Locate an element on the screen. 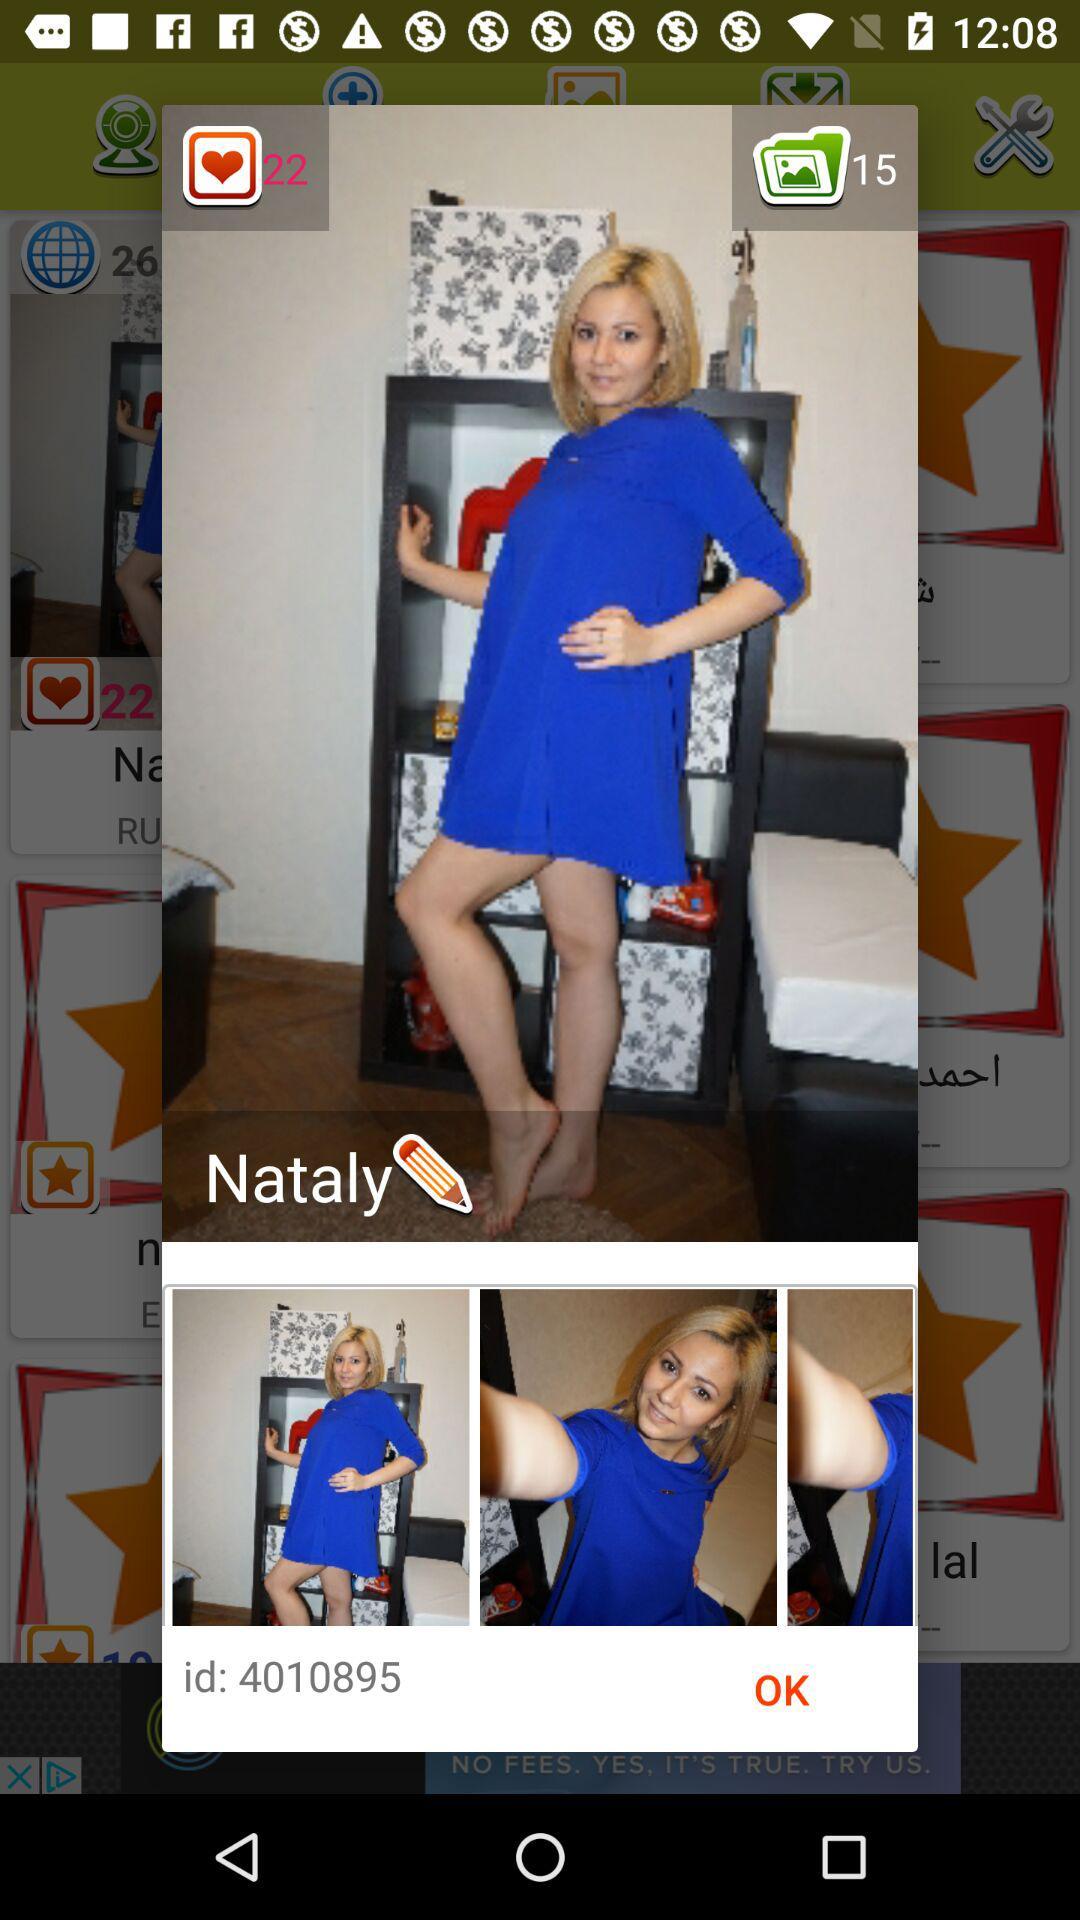 The image size is (1080, 1920). ok item is located at coordinates (780, 1688).